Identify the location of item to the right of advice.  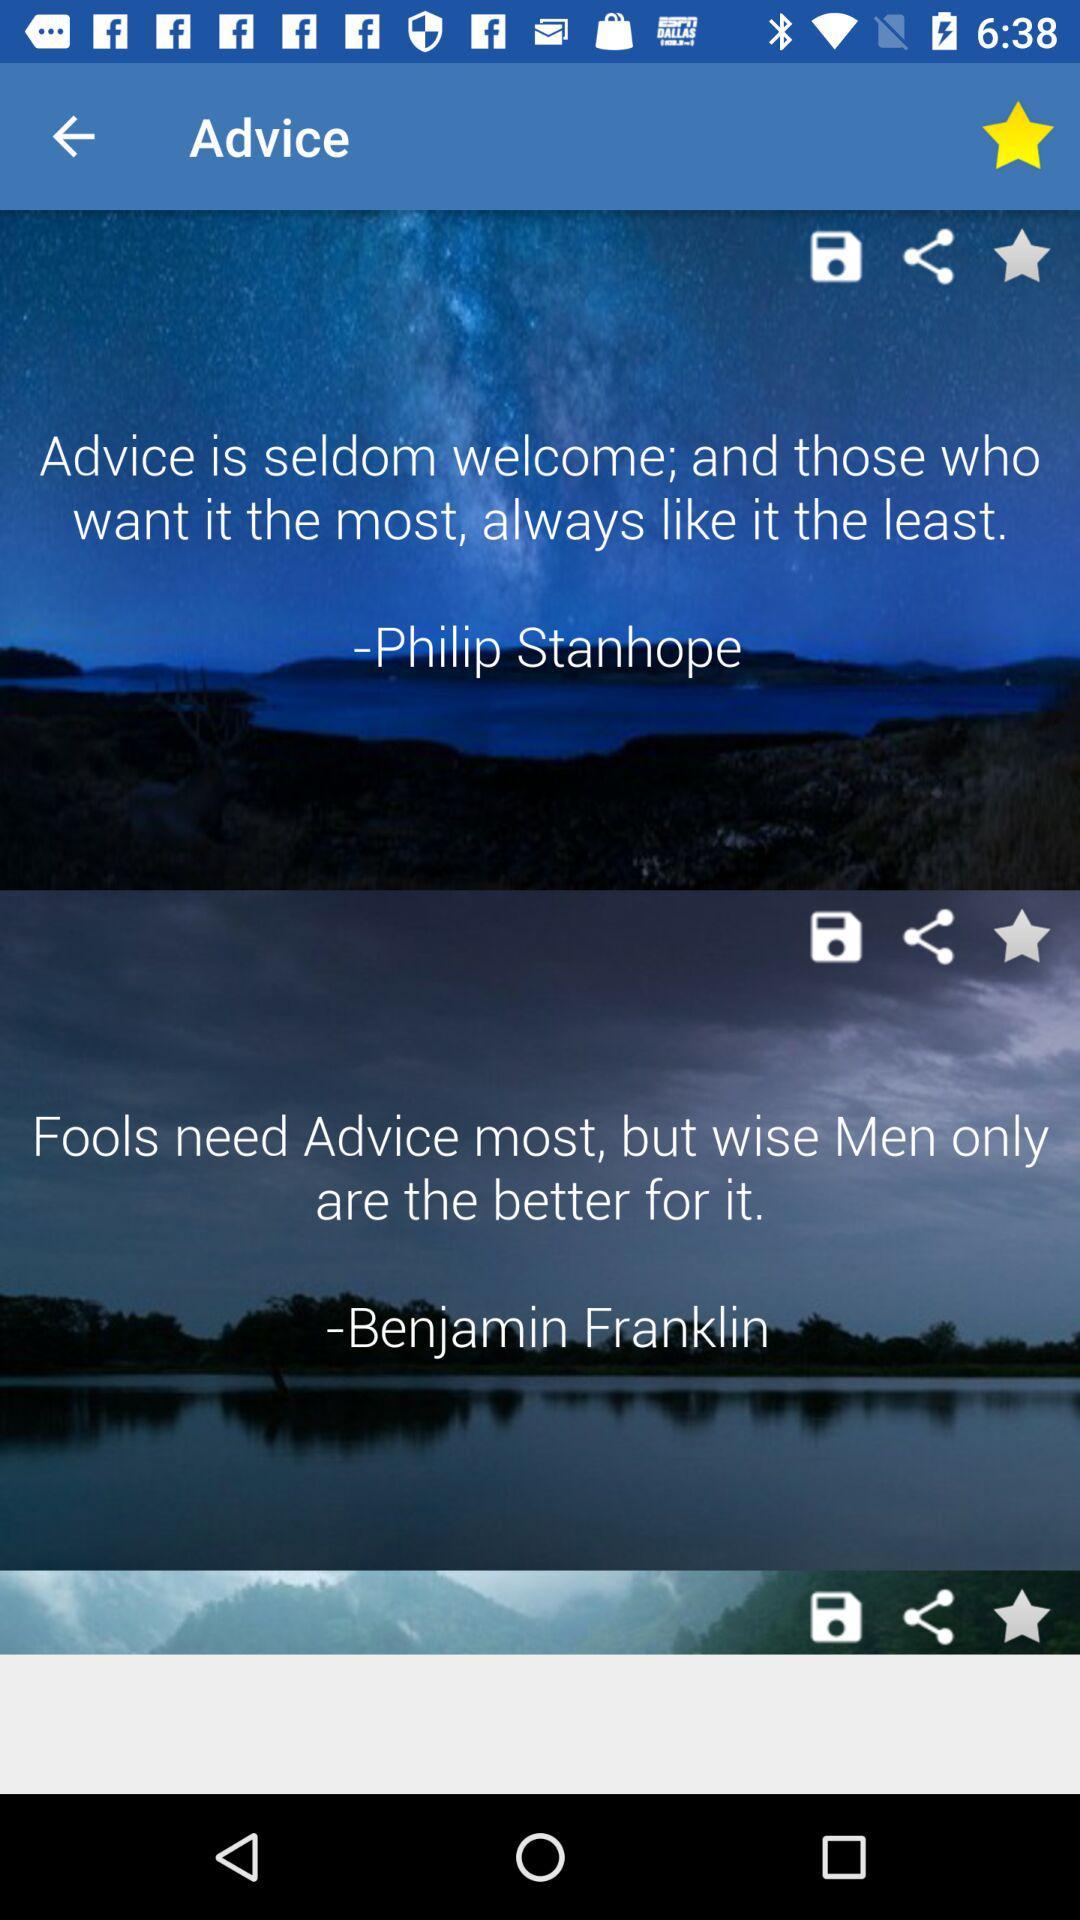
(1017, 135).